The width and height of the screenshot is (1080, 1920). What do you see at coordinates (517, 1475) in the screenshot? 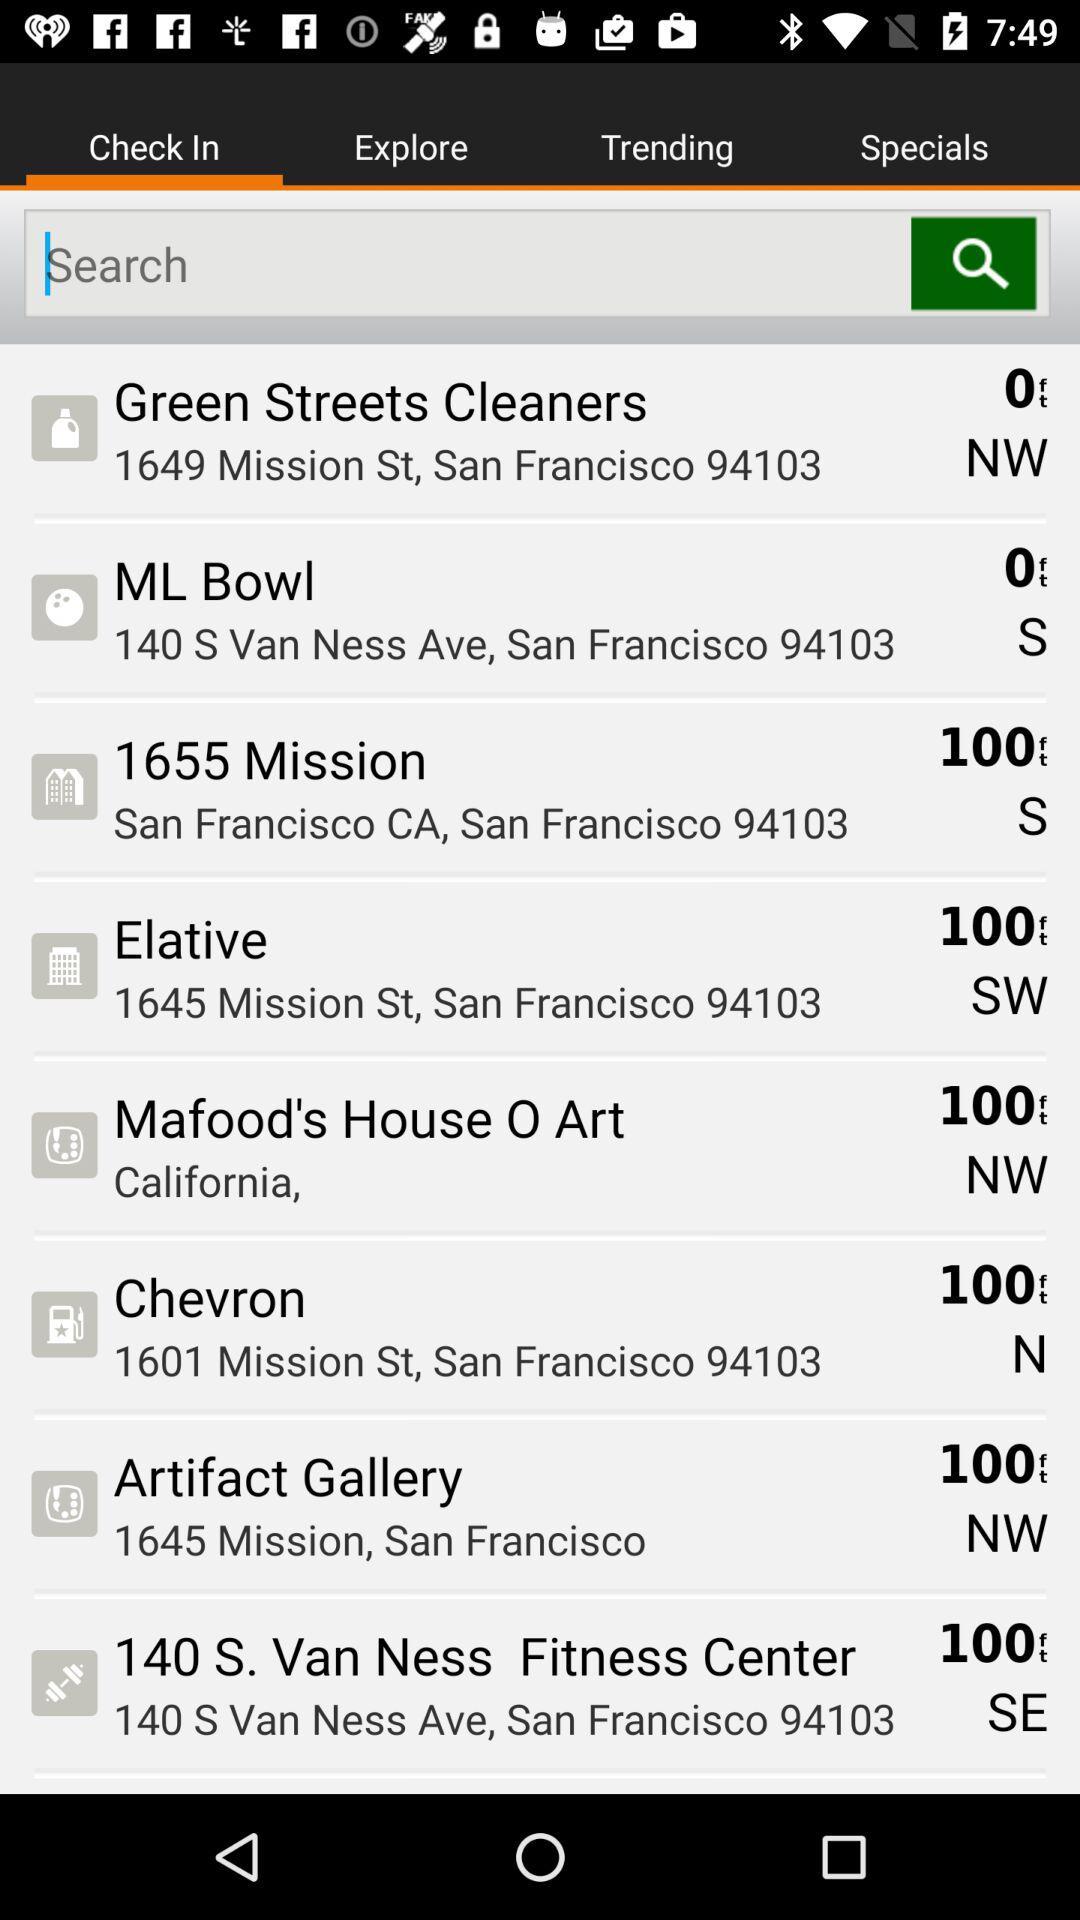
I see `the item above 1645 mission san icon` at bounding box center [517, 1475].